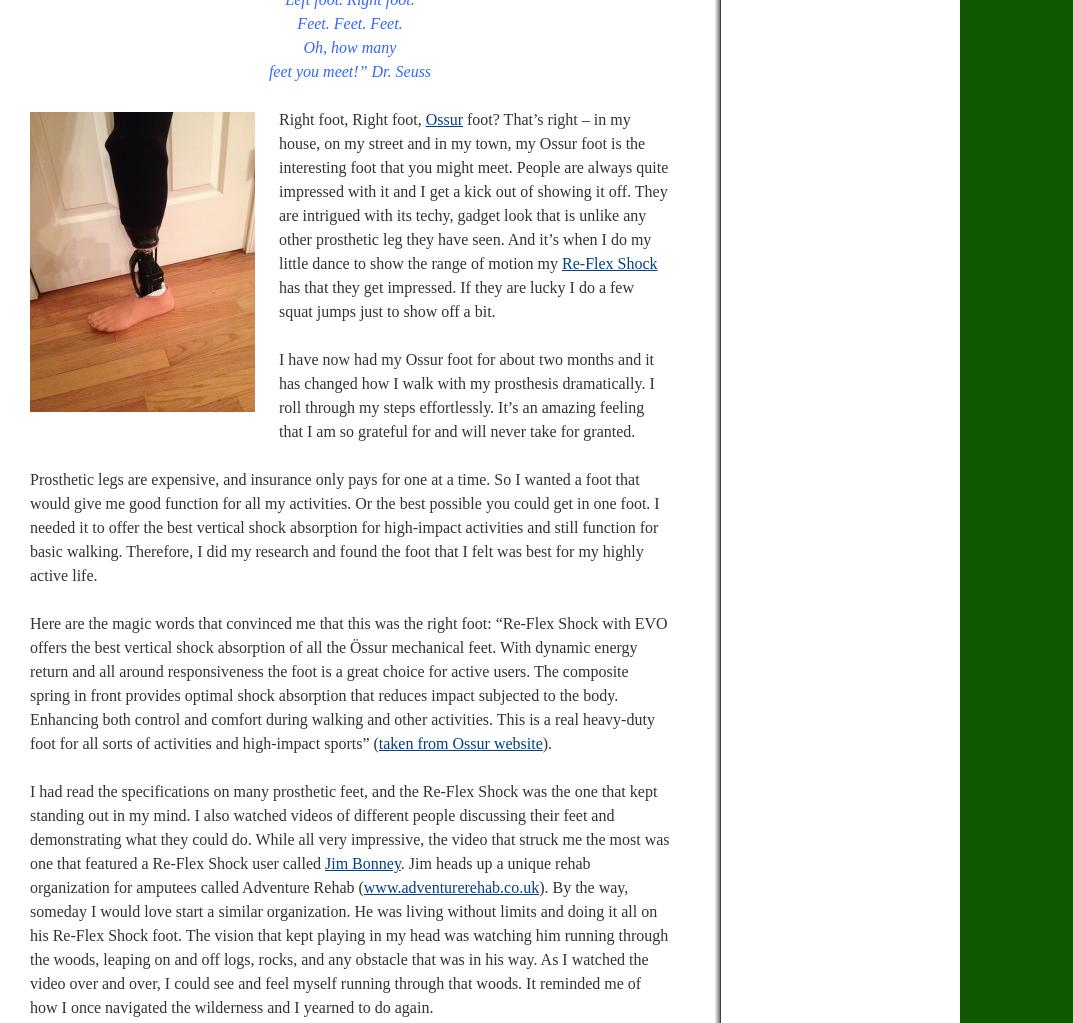 This screenshot has width=1073, height=1023. Describe the element at coordinates (277, 118) in the screenshot. I see `'Right foot, Right foot,'` at that location.